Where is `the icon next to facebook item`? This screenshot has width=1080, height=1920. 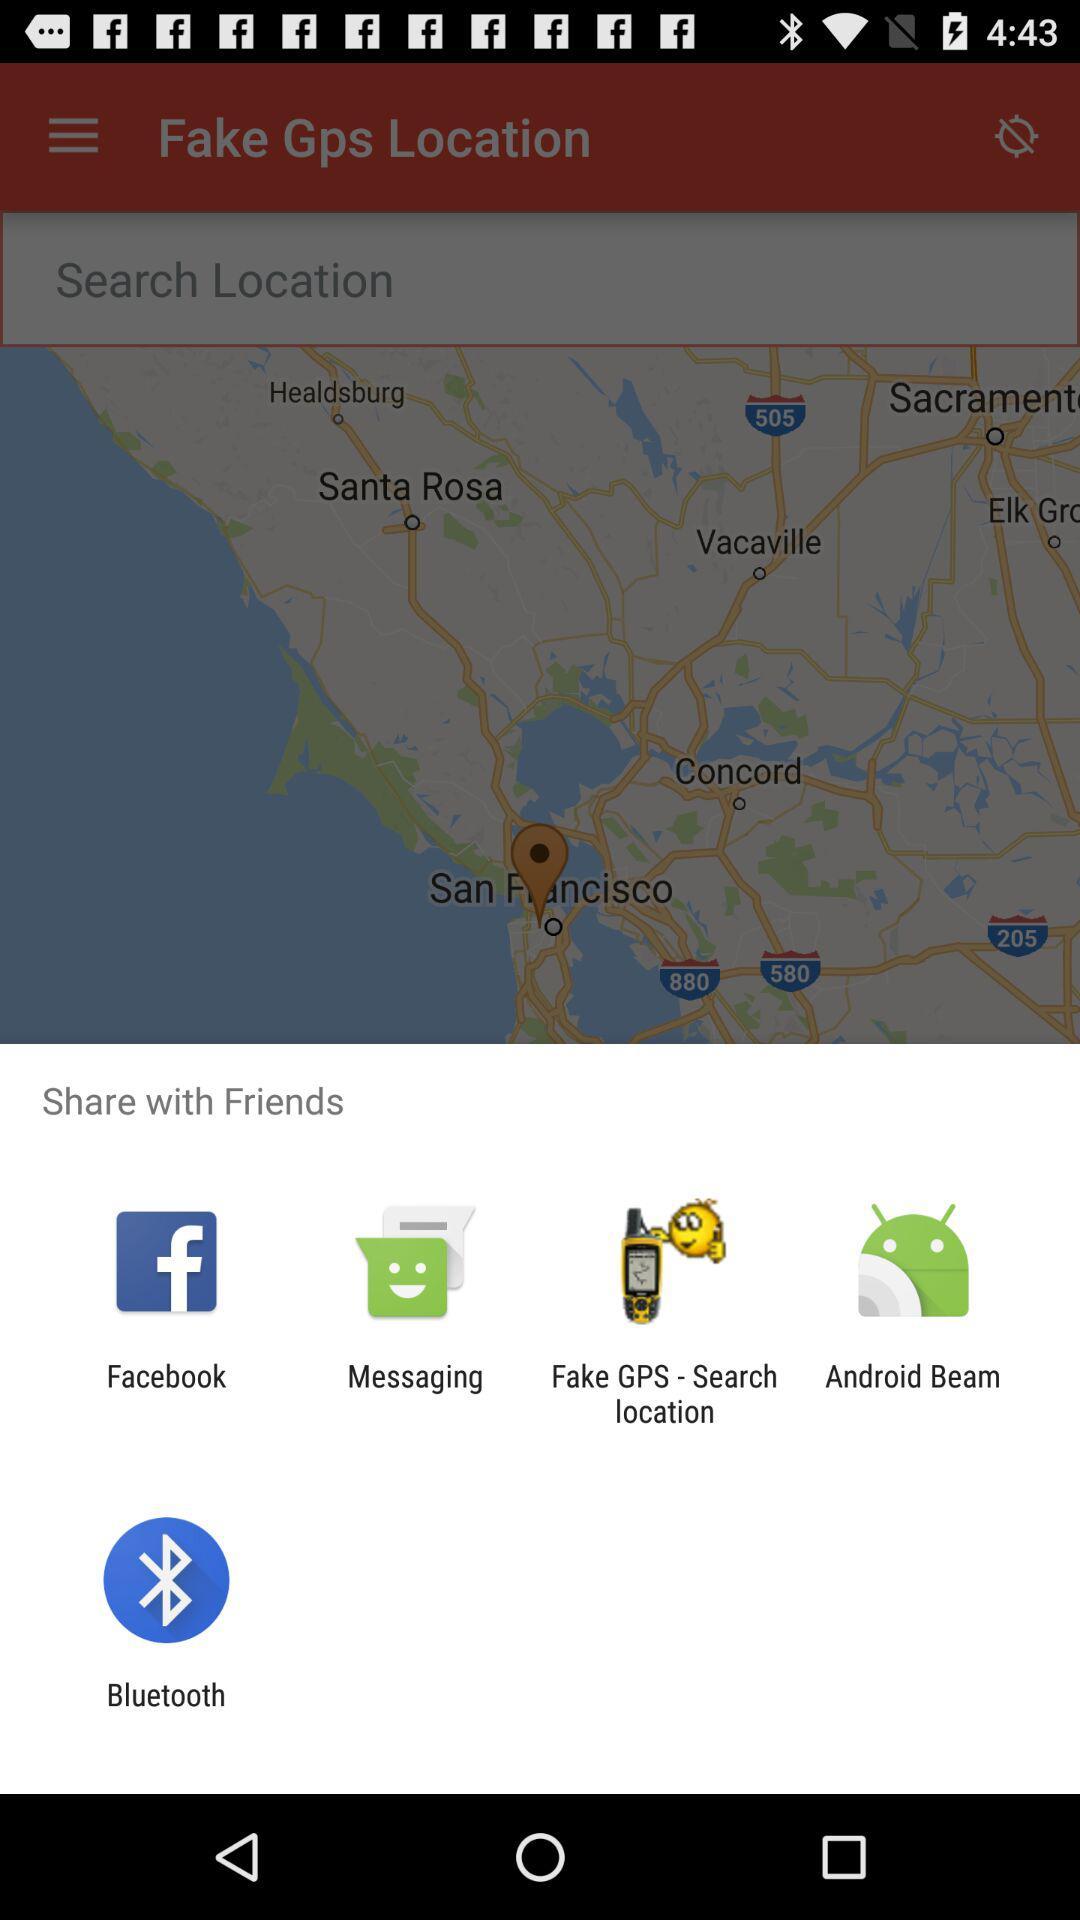
the icon next to facebook item is located at coordinates (414, 1392).